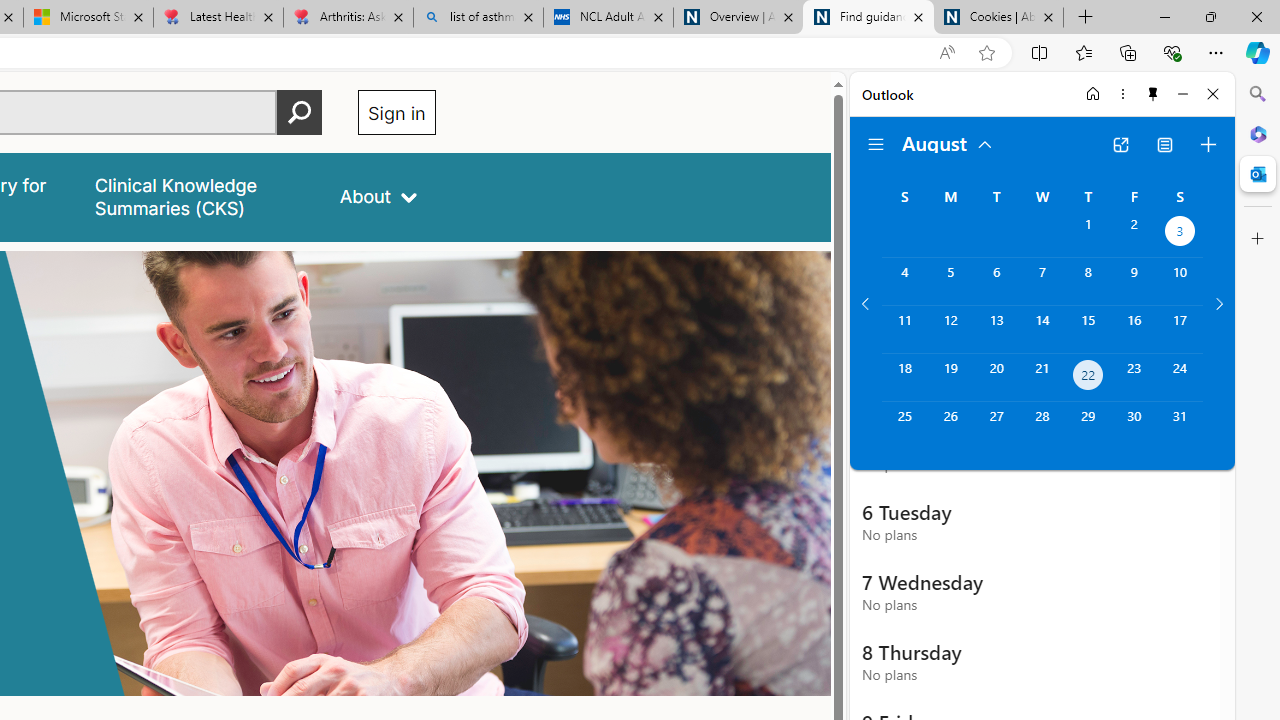  What do you see at coordinates (1180, 232) in the screenshot?
I see `'Saturday, August 3, 2024. Date selected. '` at bounding box center [1180, 232].